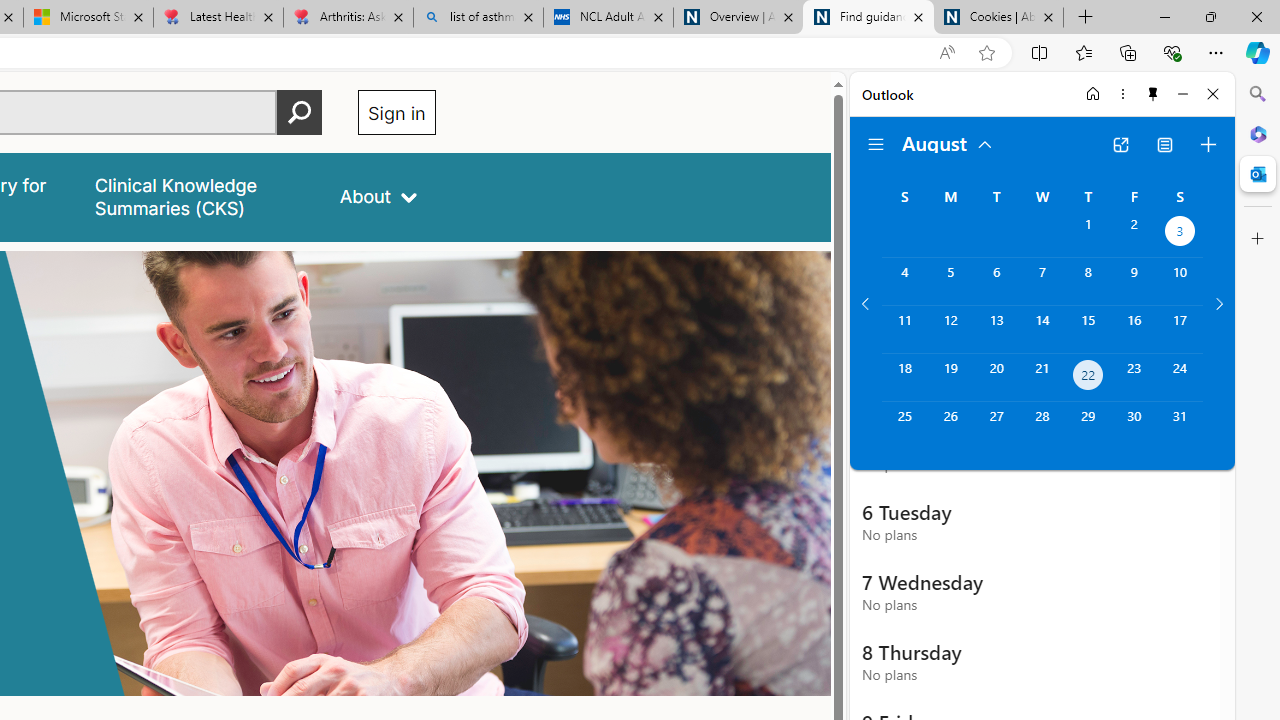  What do you see at coordinates (1180, 232) in the screenshot?
I see `'Saturday, August 3, 2024. Date selected. '` at bounding box center [1180, 232].